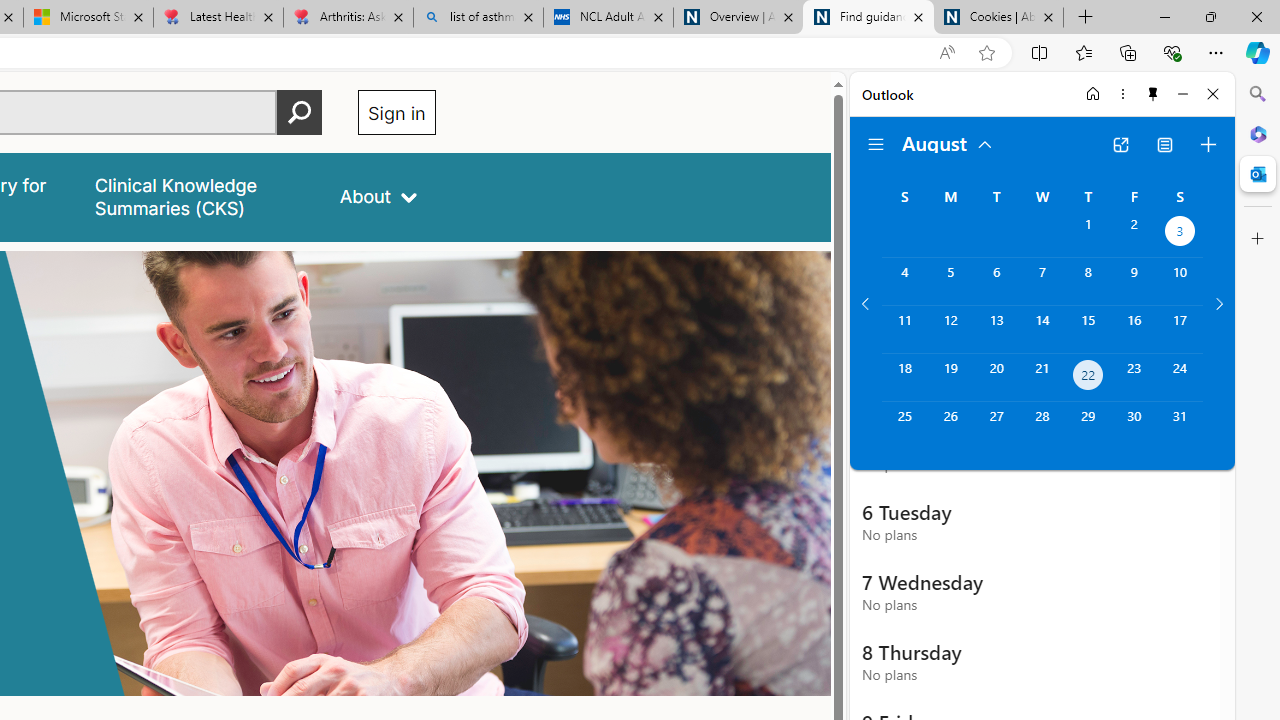  What do you see at coordinates (1180, 232) in the screenshot?
I see `'Saturday, August 3, 2024. Date selected. '` at bounding box center [1180, 232].